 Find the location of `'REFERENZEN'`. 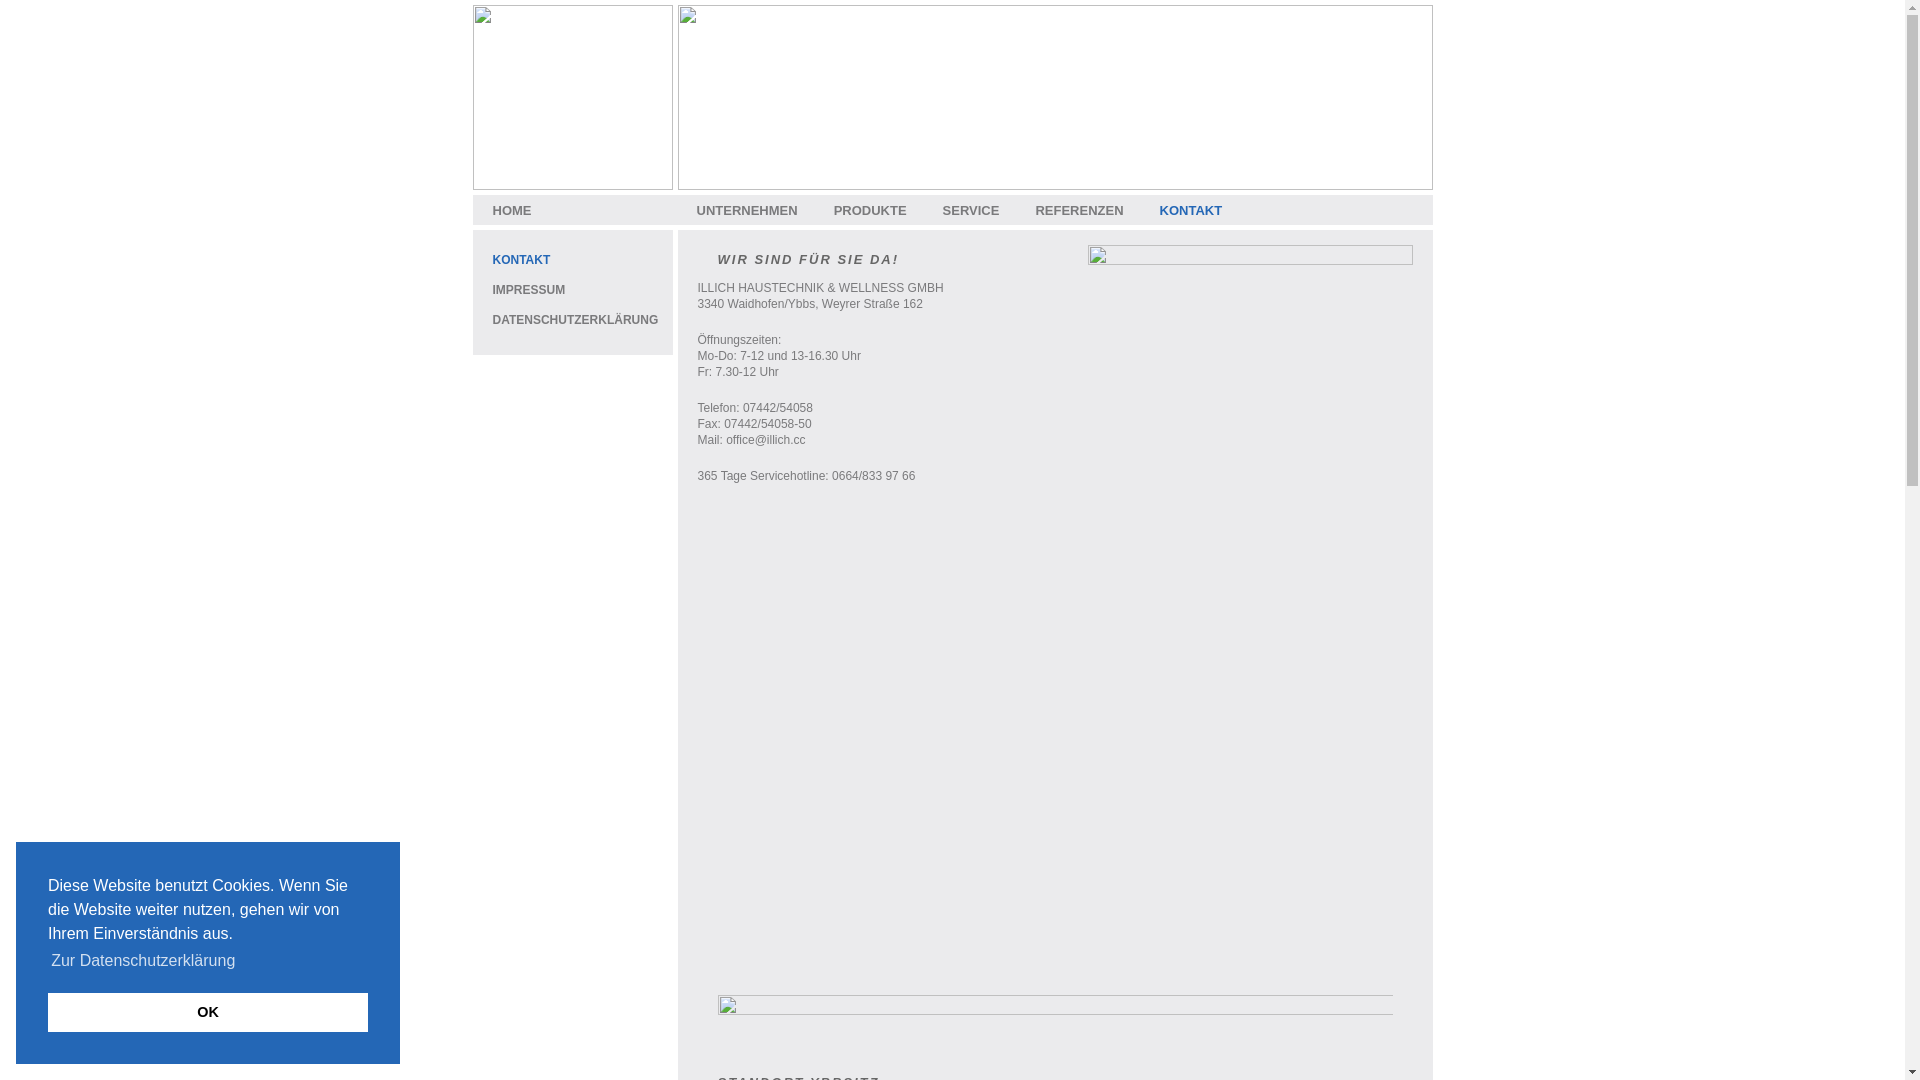

'REFERENZEN' is located at coordinates (1078, 210).